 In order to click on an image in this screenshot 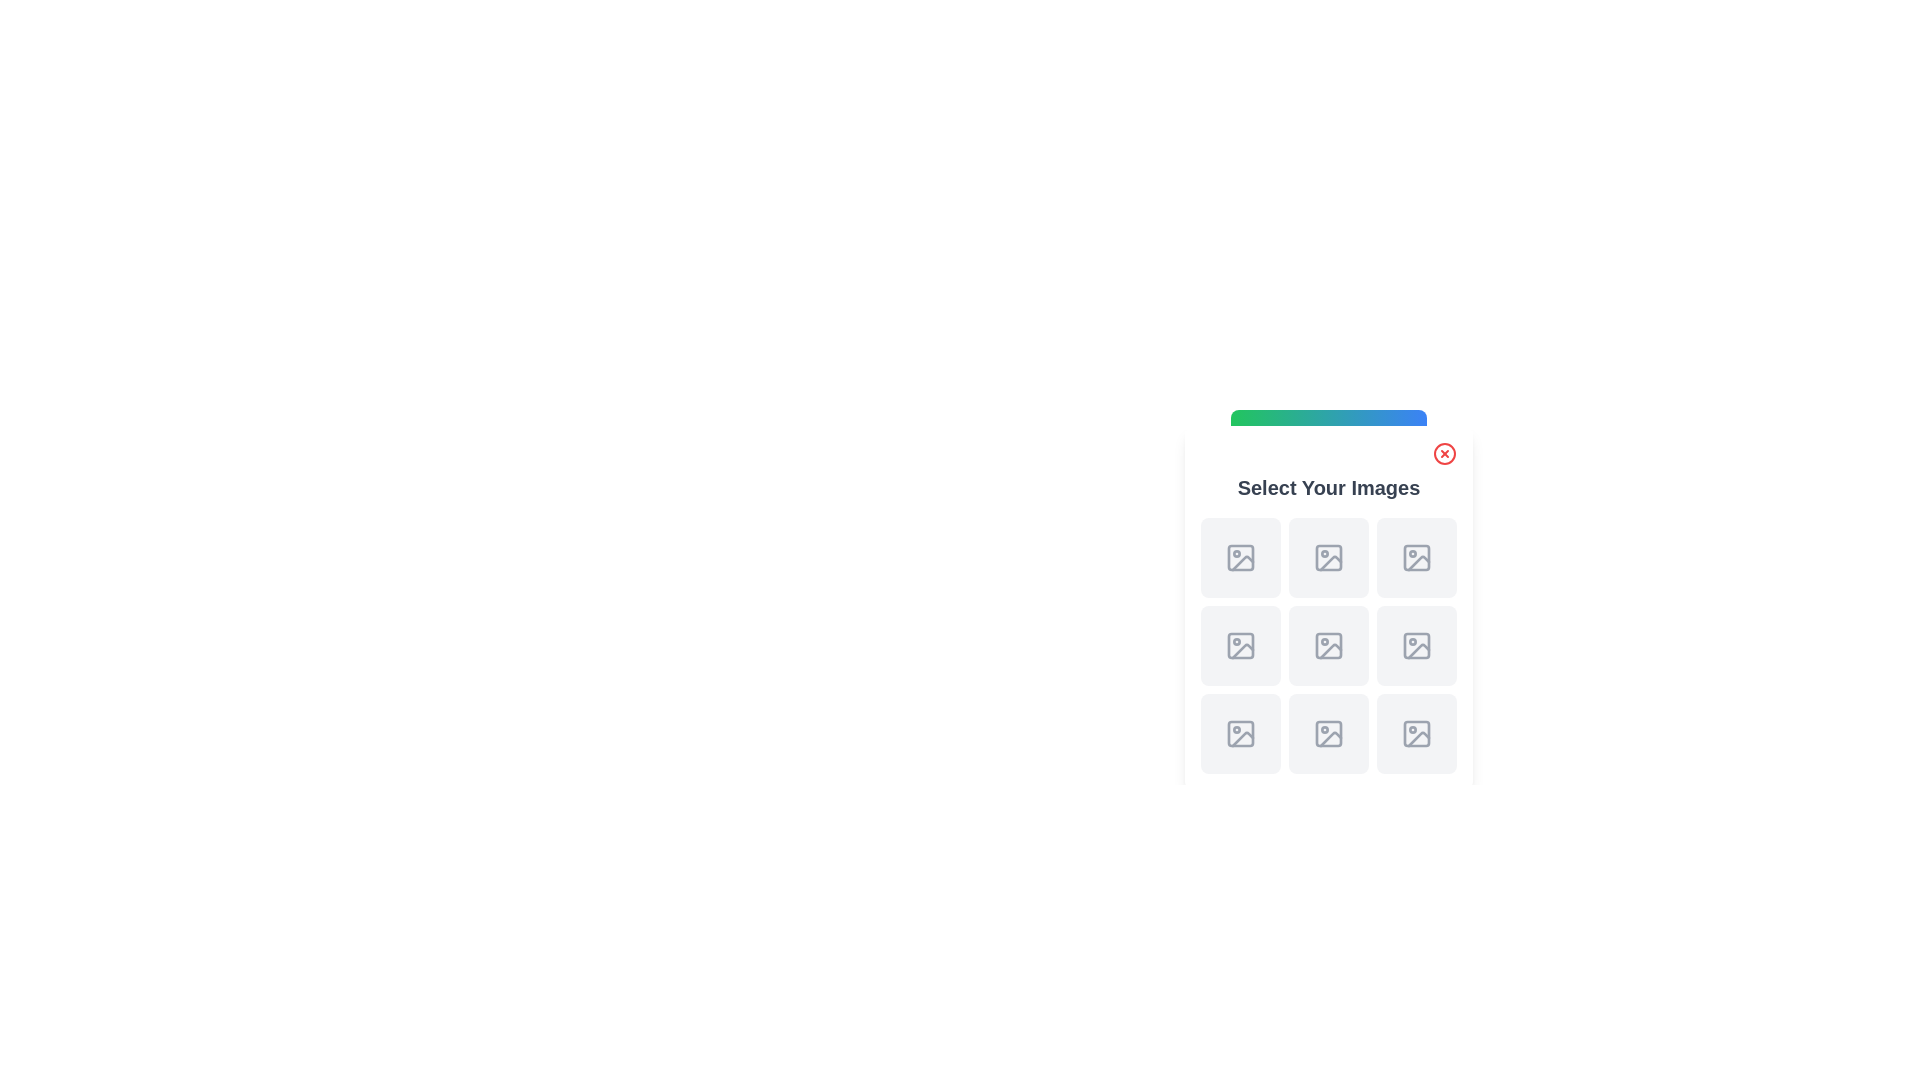, I will do `click(1240, 558)`.